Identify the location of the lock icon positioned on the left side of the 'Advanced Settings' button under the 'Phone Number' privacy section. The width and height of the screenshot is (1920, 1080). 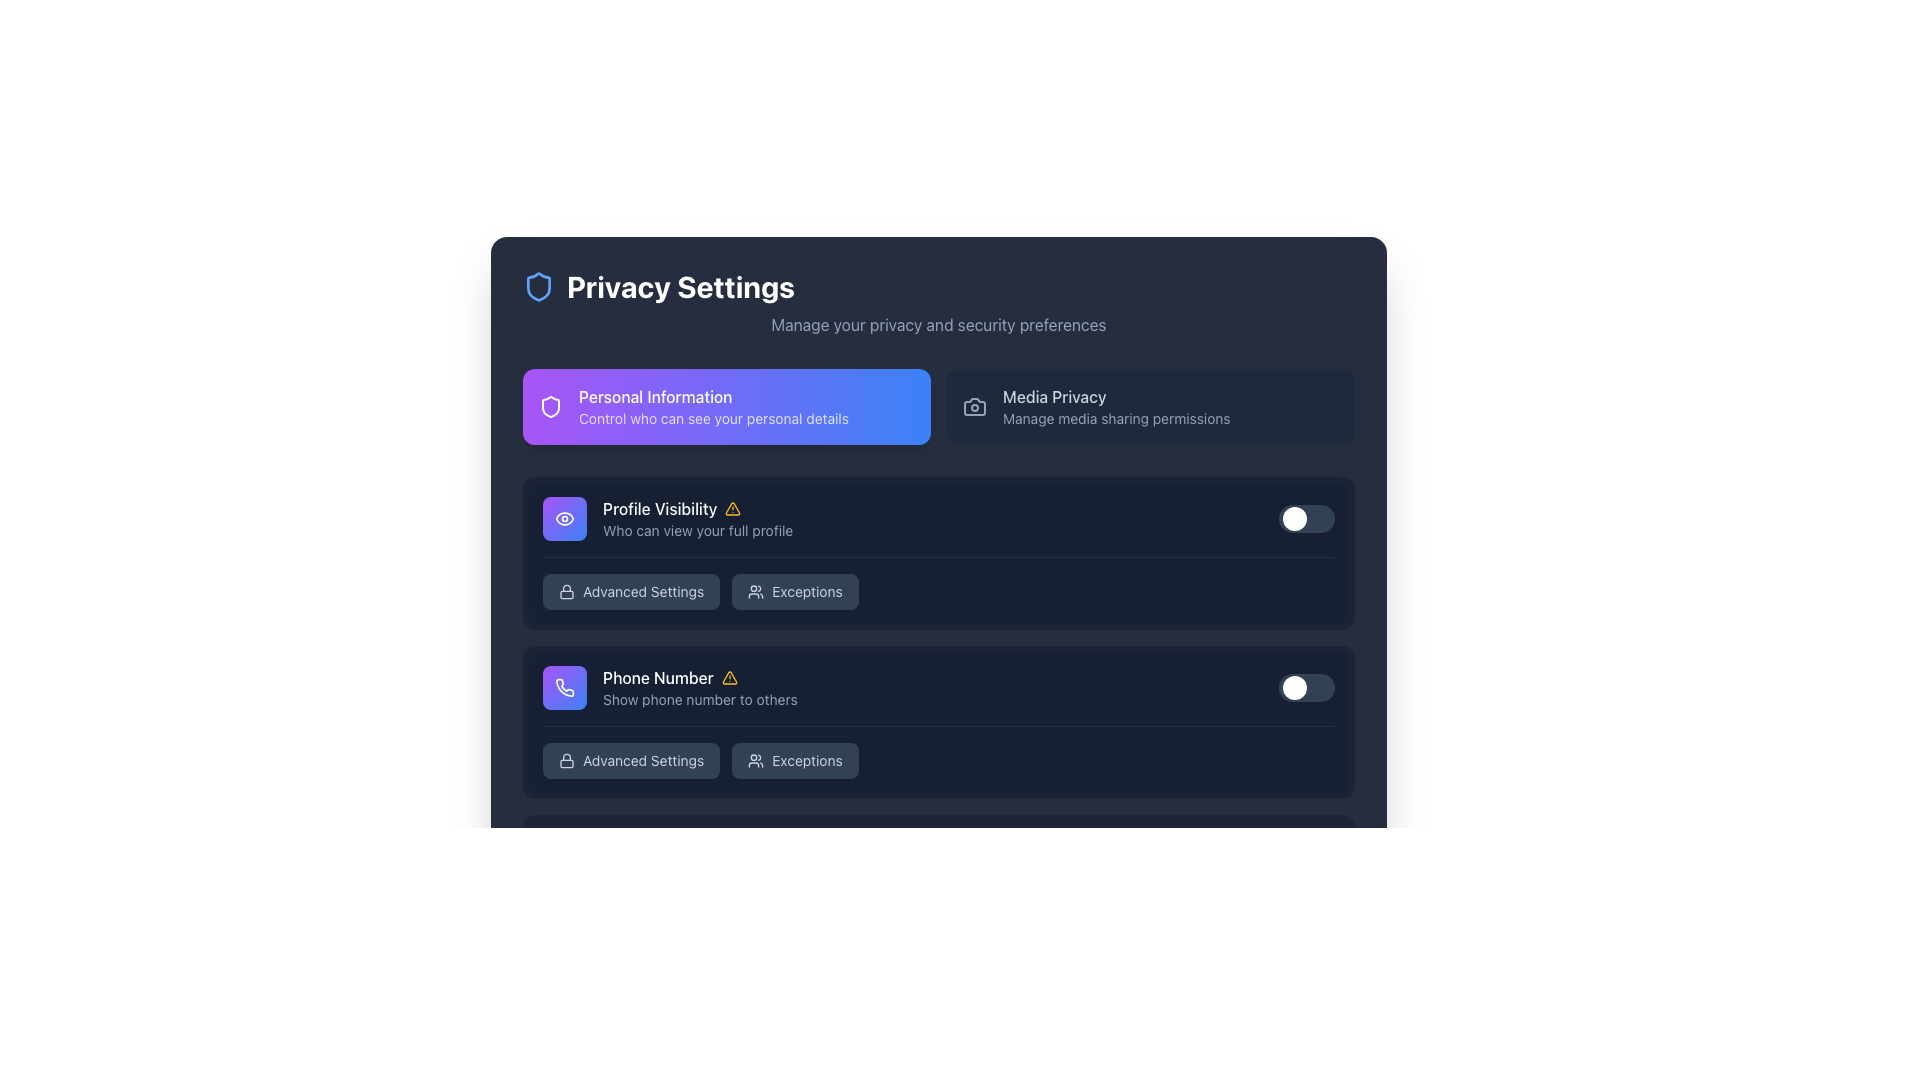
(565, 929).